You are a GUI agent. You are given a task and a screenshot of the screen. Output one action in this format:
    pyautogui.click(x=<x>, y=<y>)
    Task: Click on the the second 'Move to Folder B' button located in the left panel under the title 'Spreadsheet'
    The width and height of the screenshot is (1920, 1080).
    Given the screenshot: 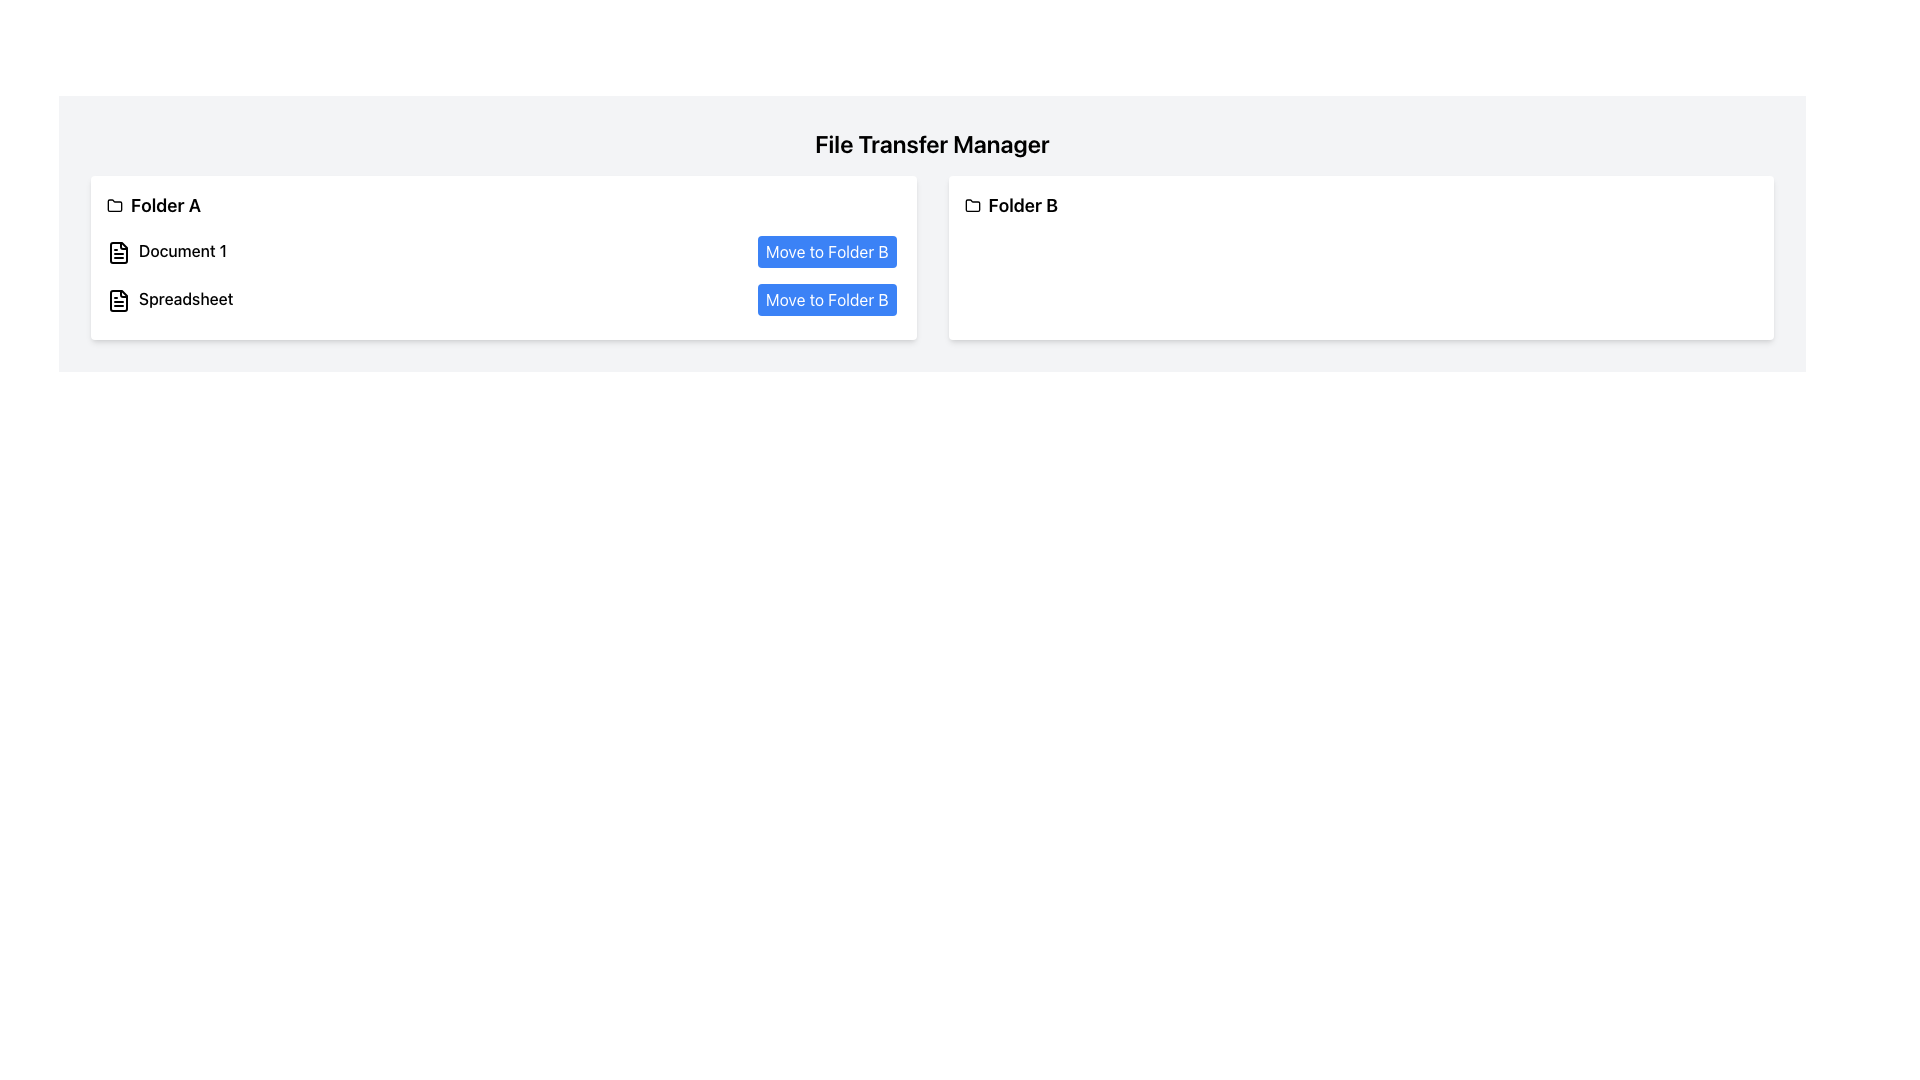 What is the action you would take?
    pyautogui.click(x=827, y=300)
    